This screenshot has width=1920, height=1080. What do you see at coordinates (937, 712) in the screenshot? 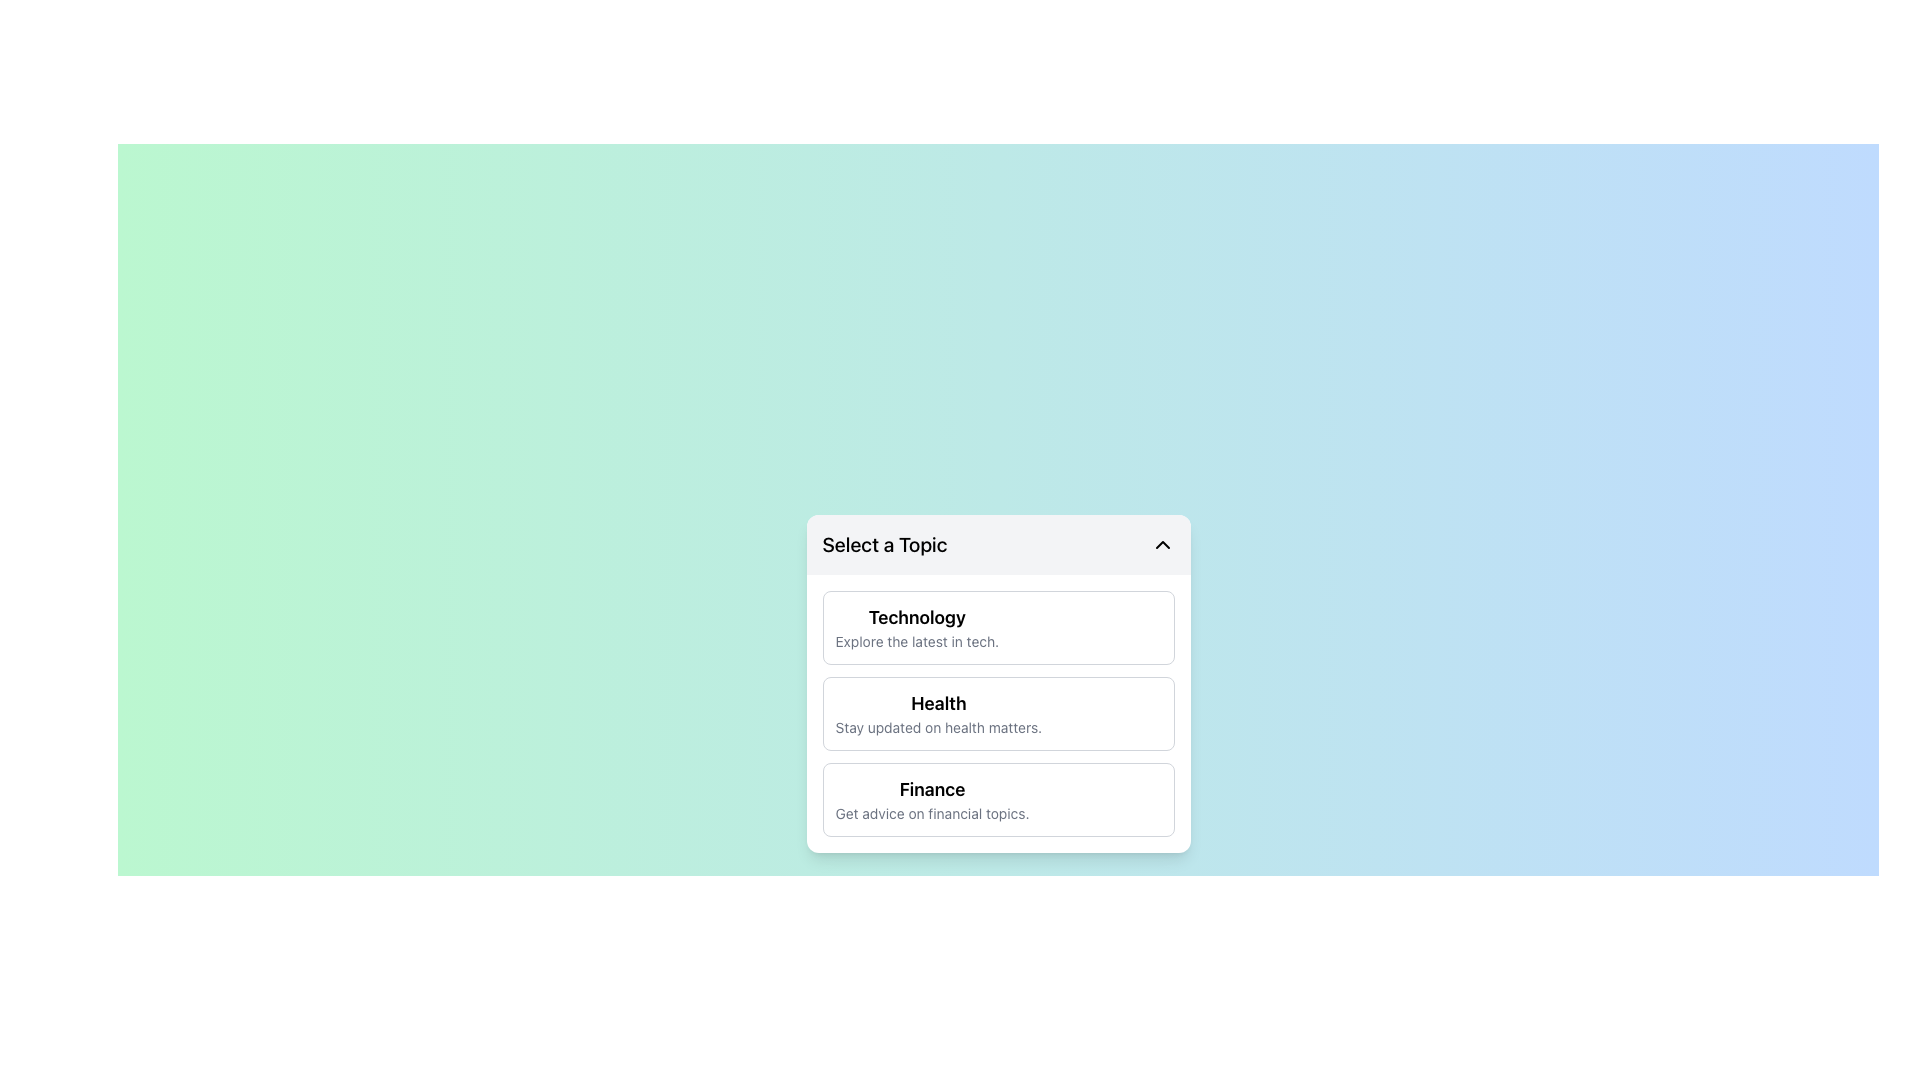
I see `the 'Health' topic item in the list of selectable topics within the 'Select a Topic' card` at bounding box center [937, 712].